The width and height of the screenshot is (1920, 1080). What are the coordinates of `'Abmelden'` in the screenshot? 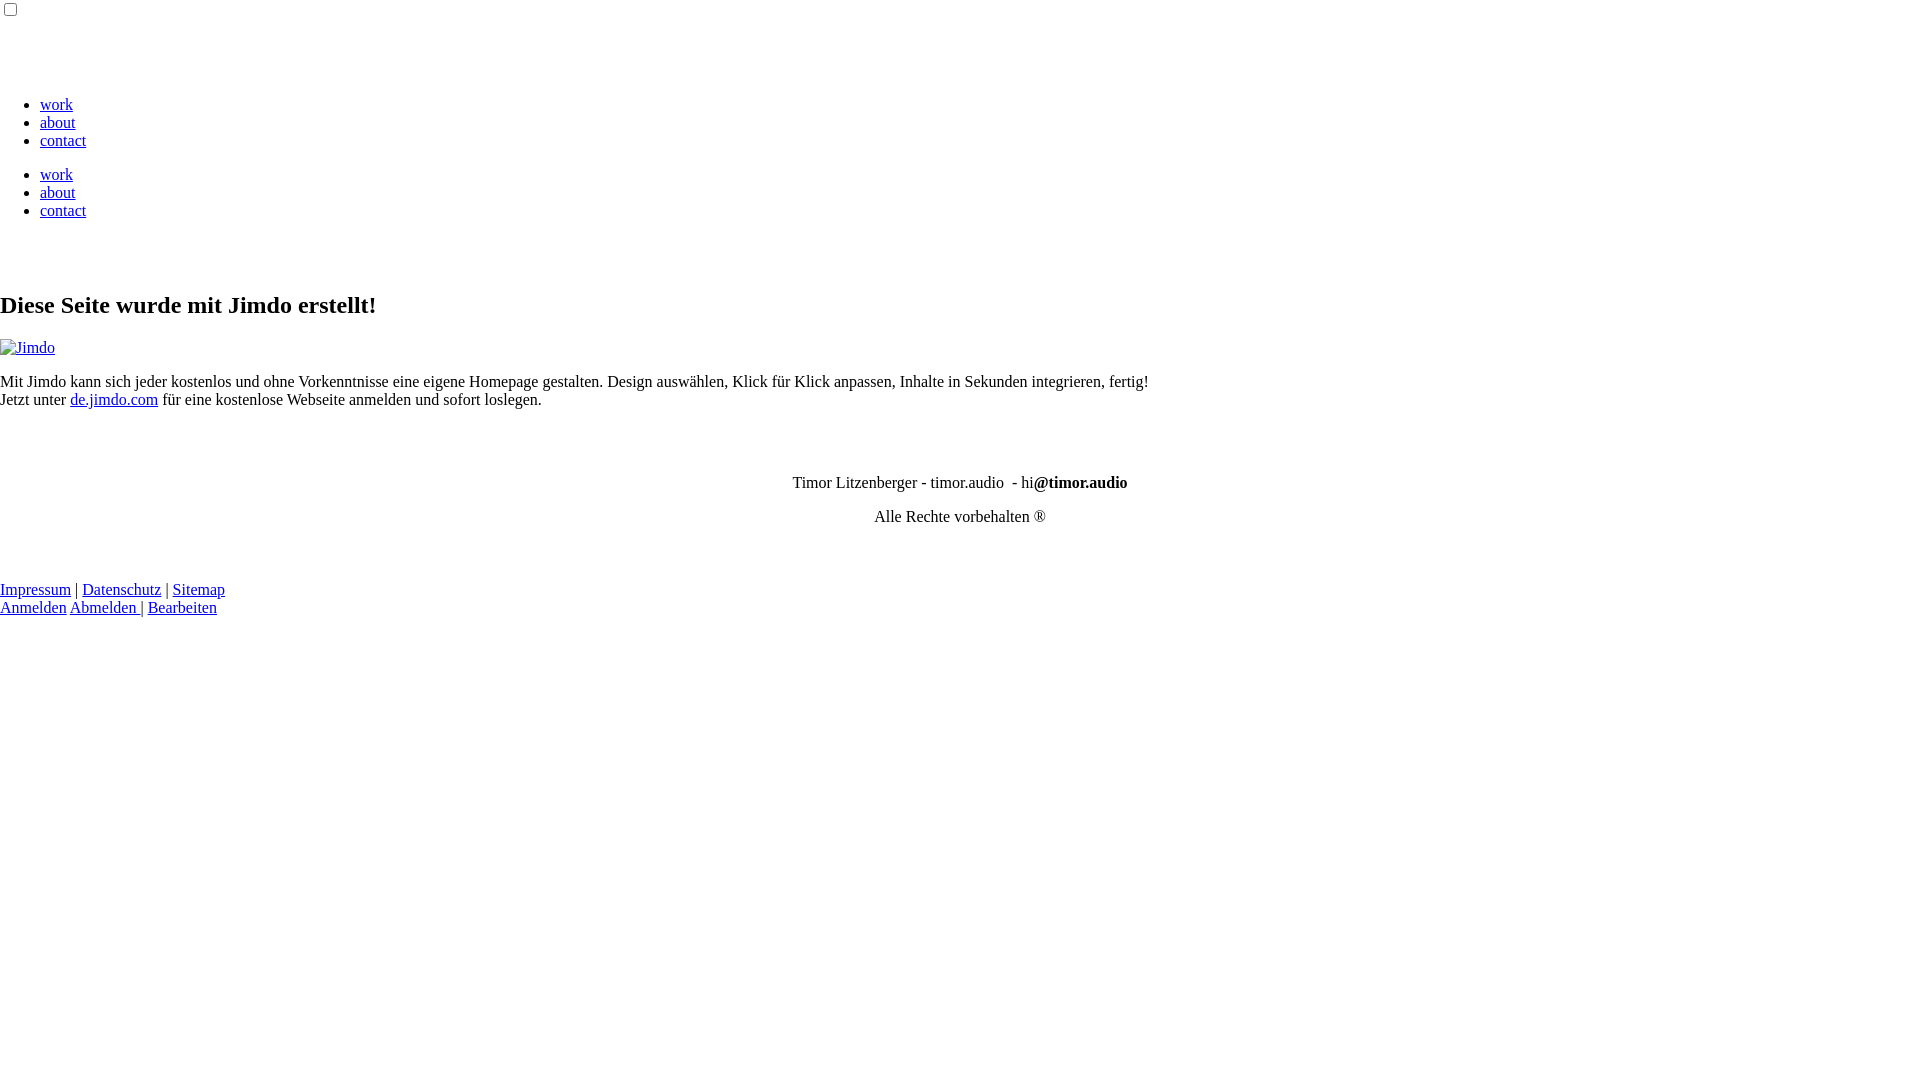 It's located at (104, 606).